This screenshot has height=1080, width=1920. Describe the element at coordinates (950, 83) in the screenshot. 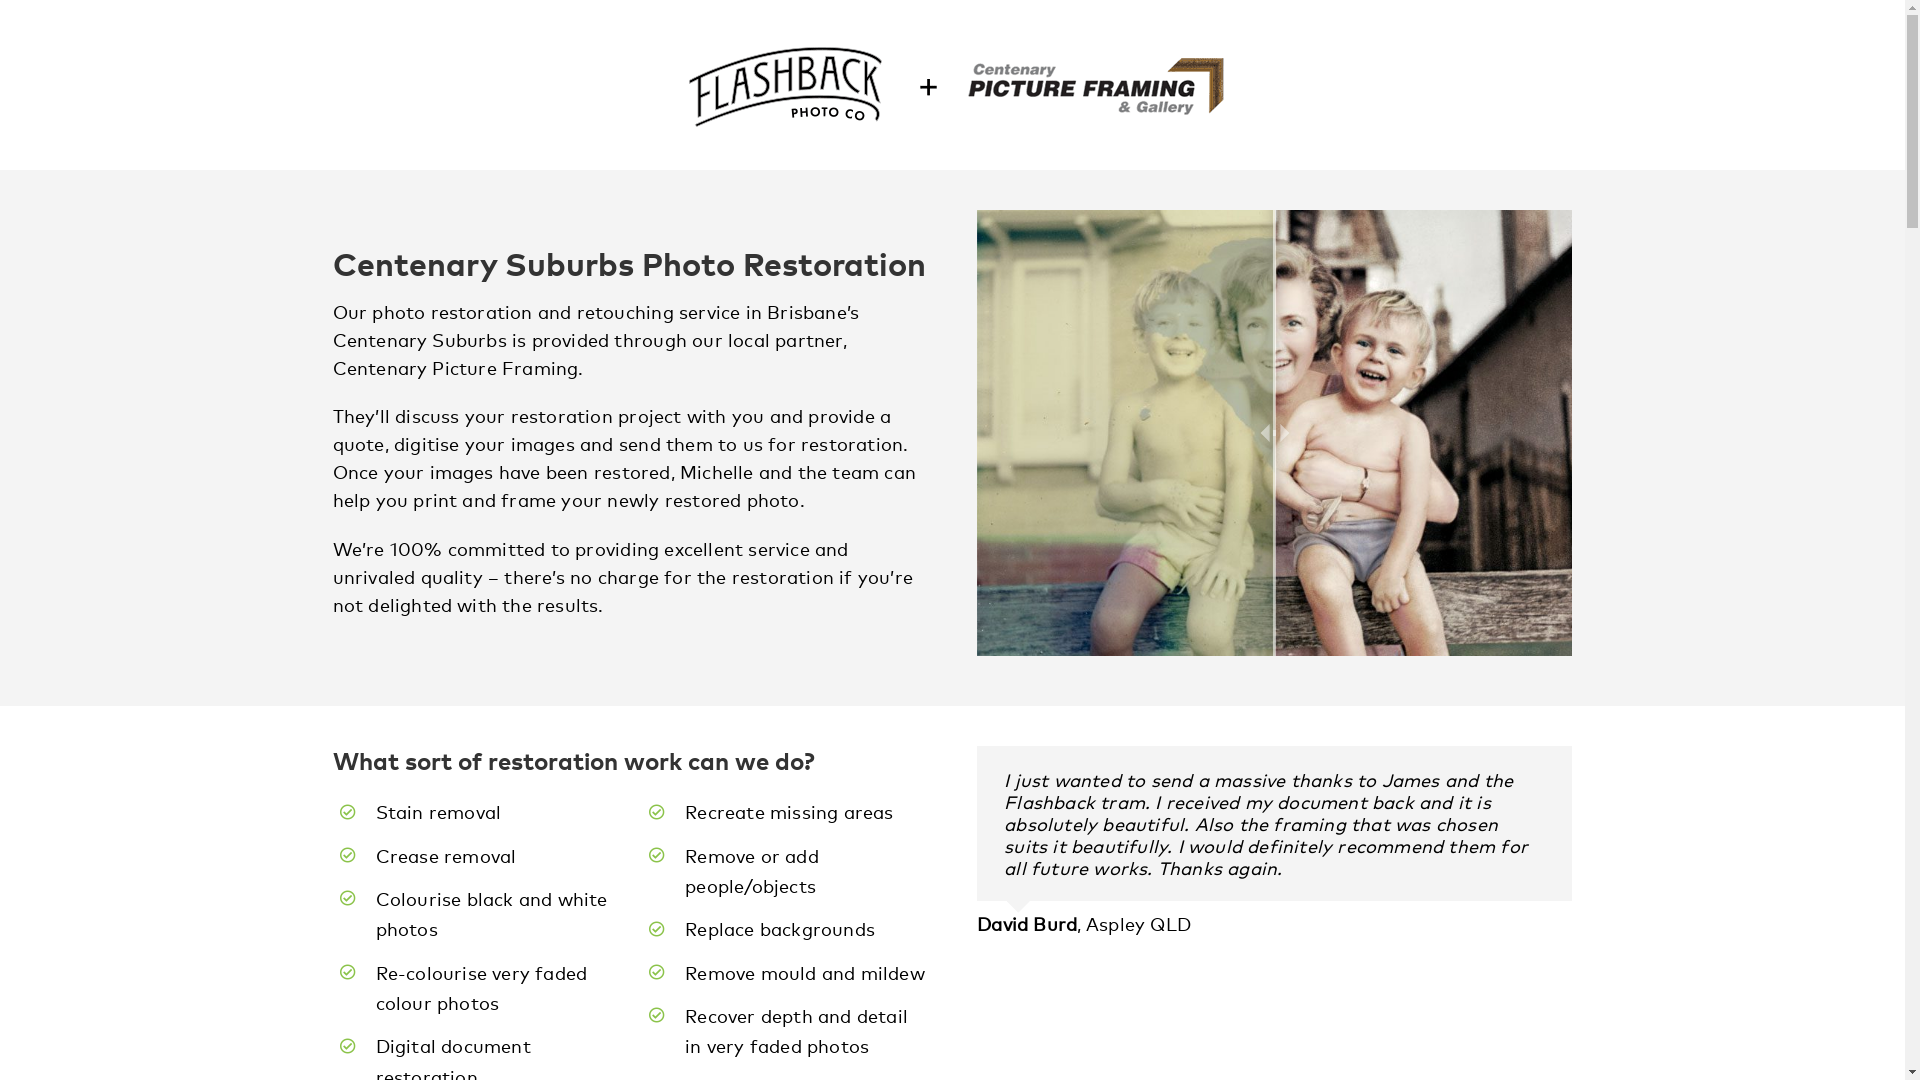

I see `'Flashback-Centenary-Logos'` at that location.